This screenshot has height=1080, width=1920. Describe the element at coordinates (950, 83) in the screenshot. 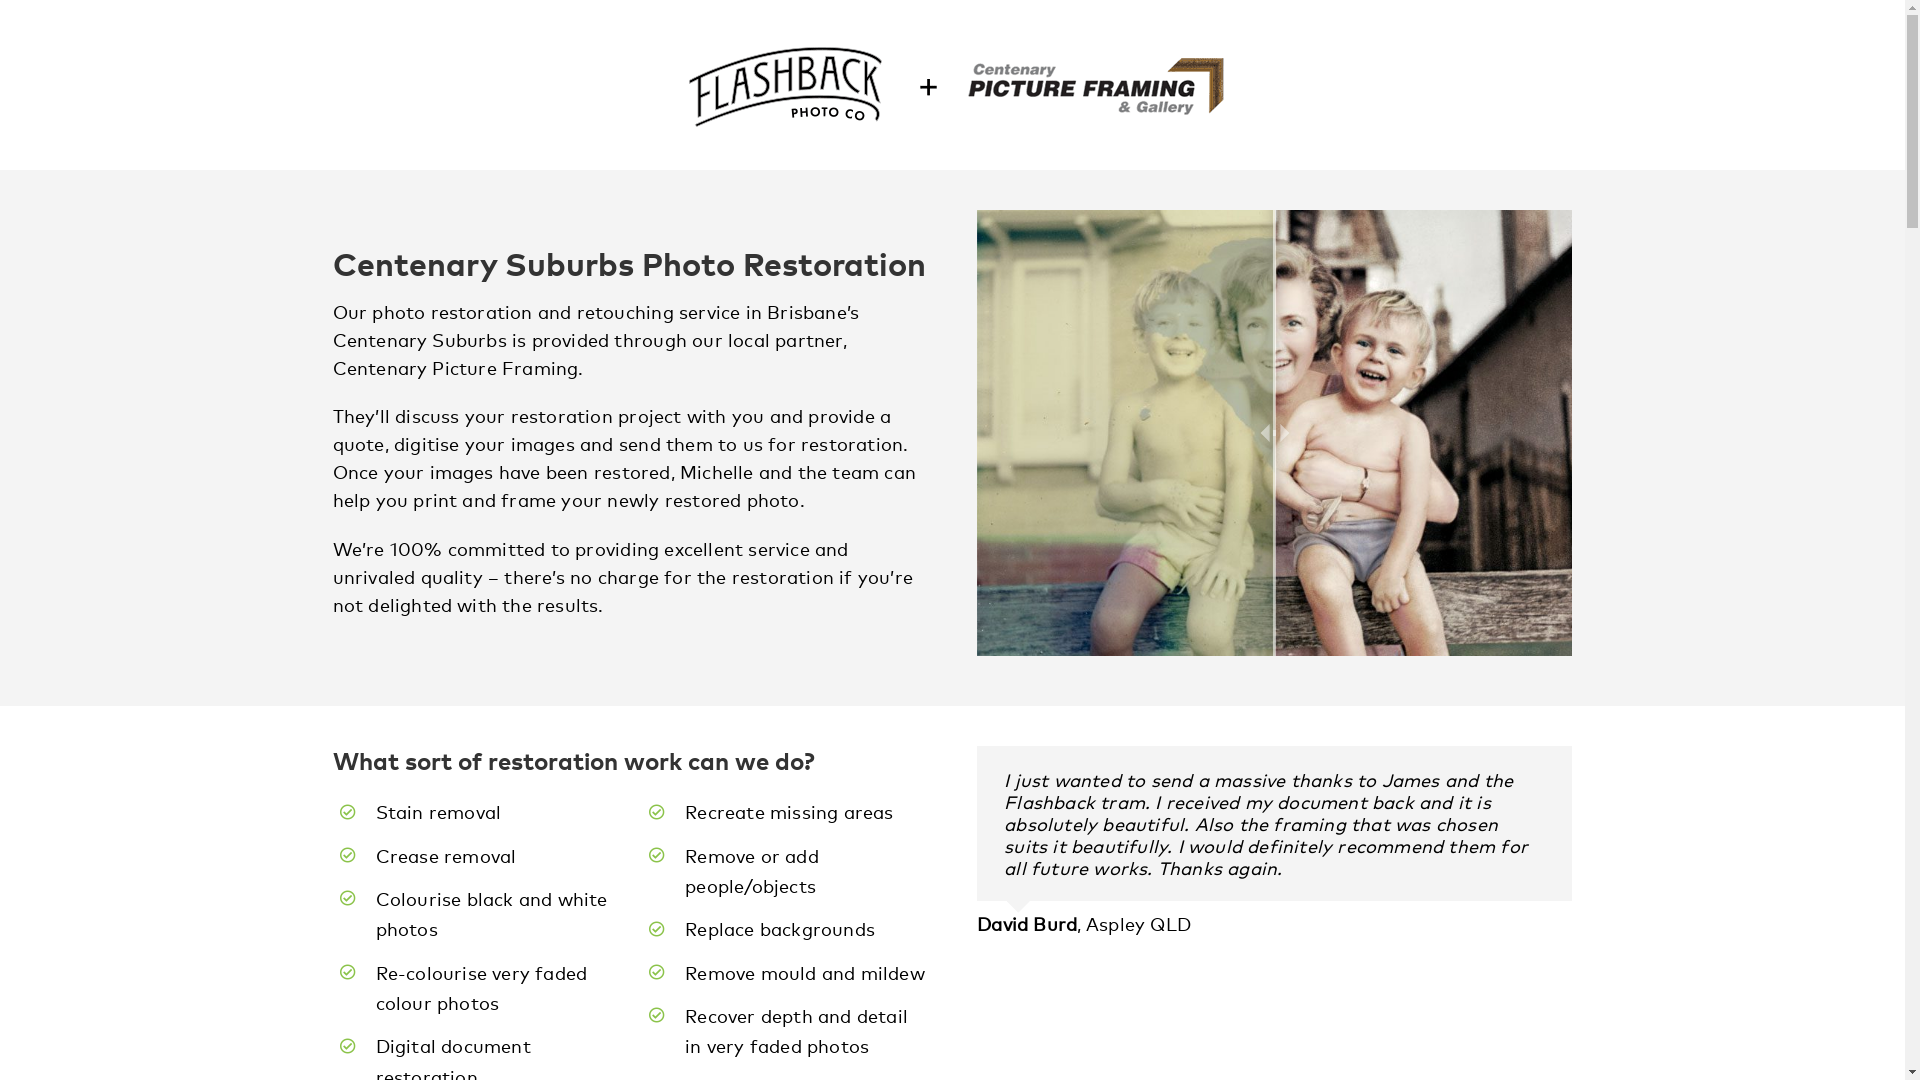

I see `'Flashback-Centenary-Logos'` at that location.